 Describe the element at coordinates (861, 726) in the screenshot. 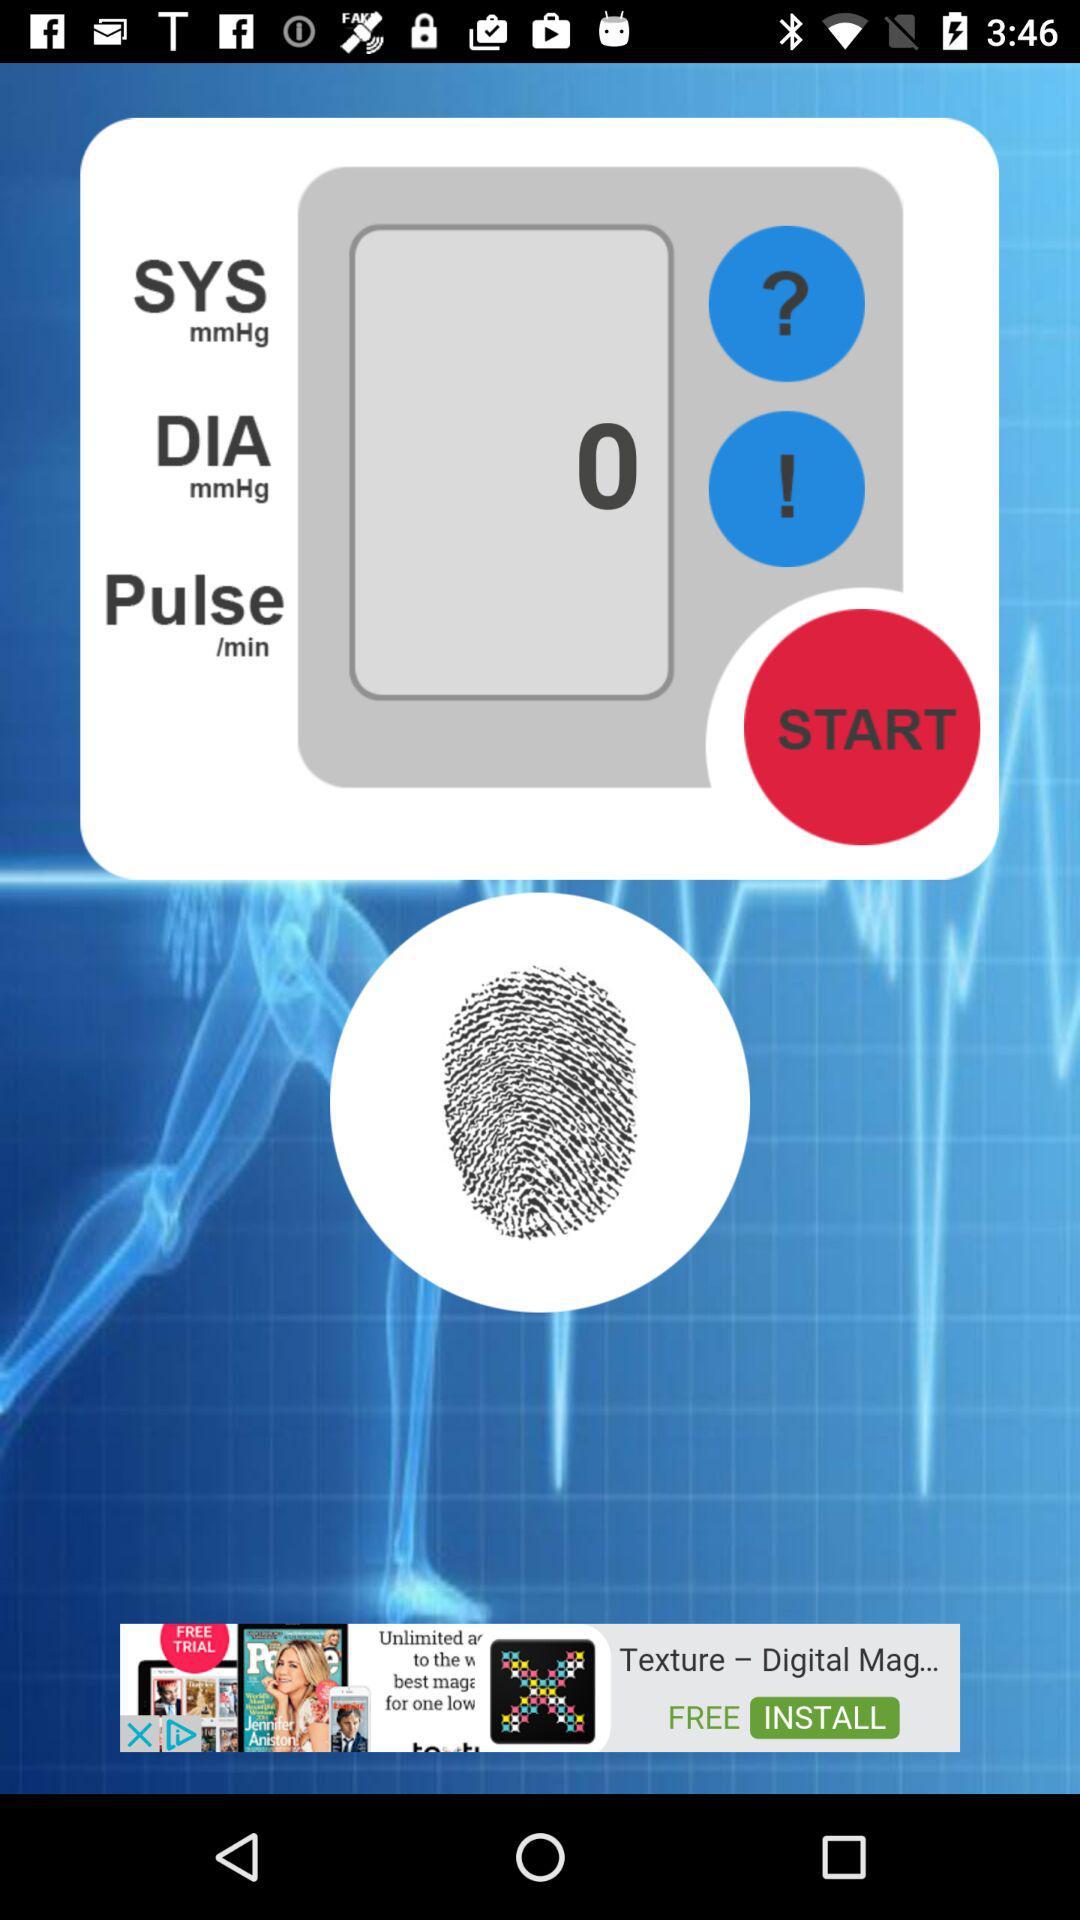

I see `to start the test` at that location.